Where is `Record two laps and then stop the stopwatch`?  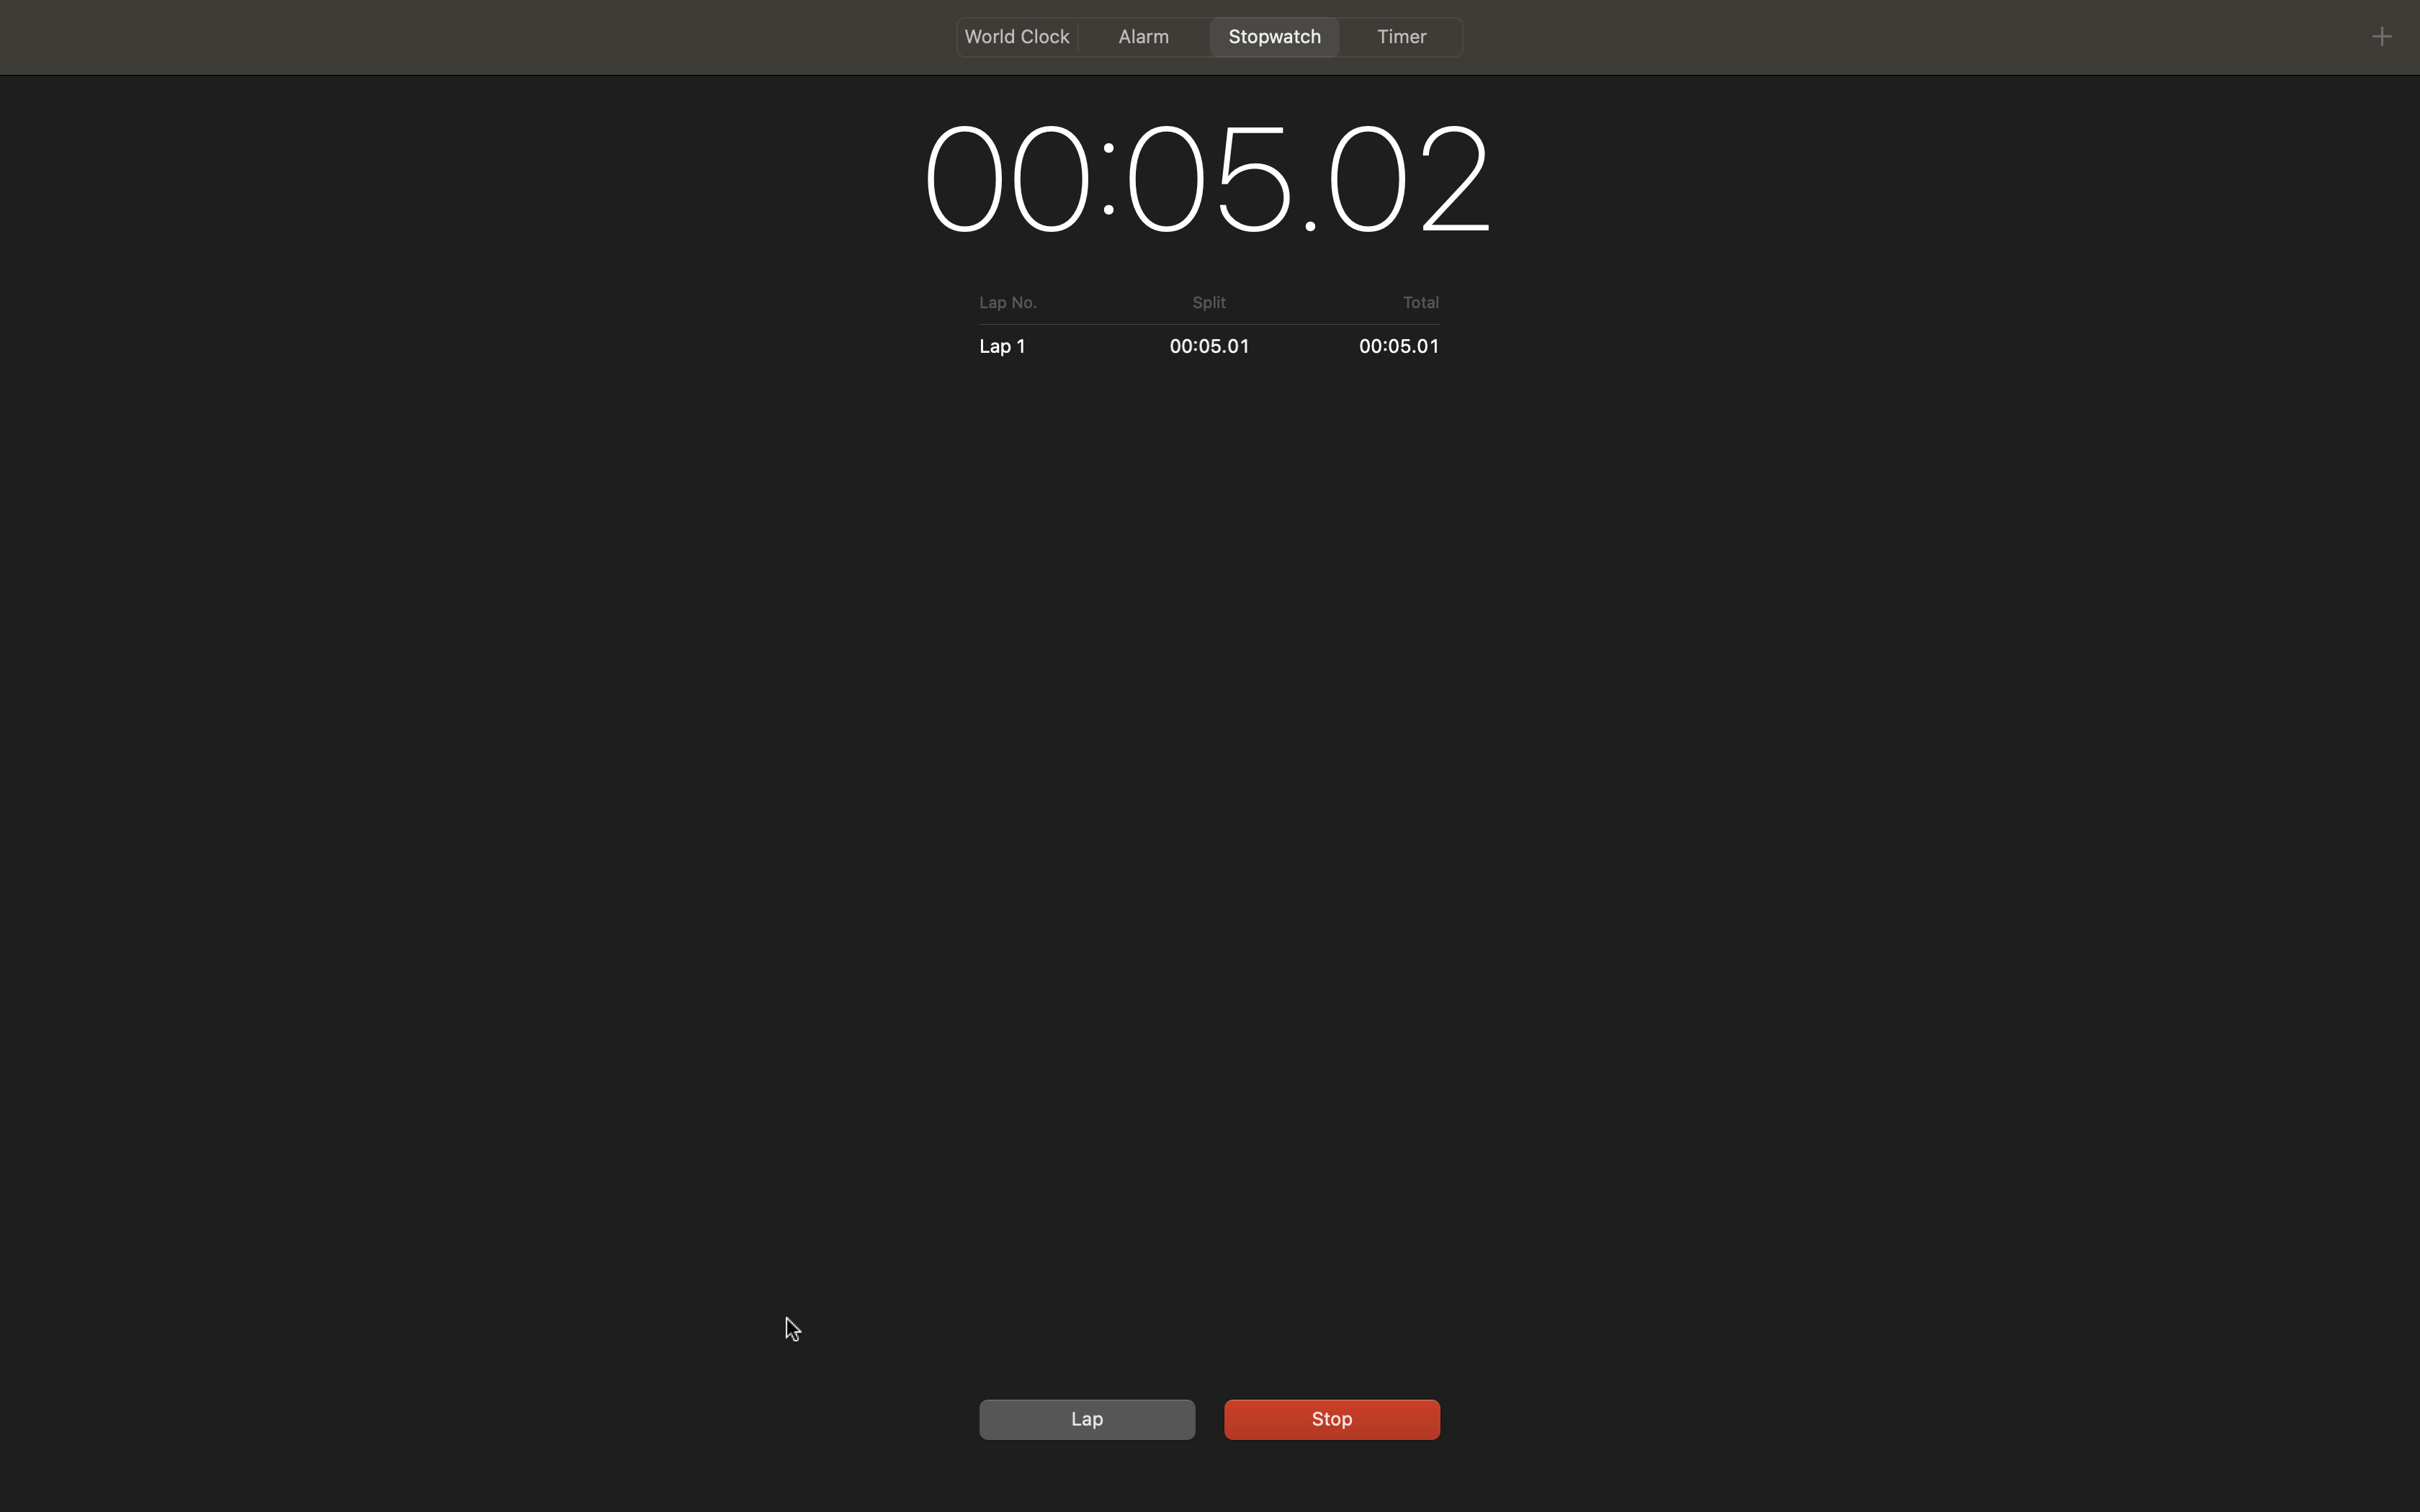
Record two laps and then stop the stopwatch is located at coordinates (1083, 1418).